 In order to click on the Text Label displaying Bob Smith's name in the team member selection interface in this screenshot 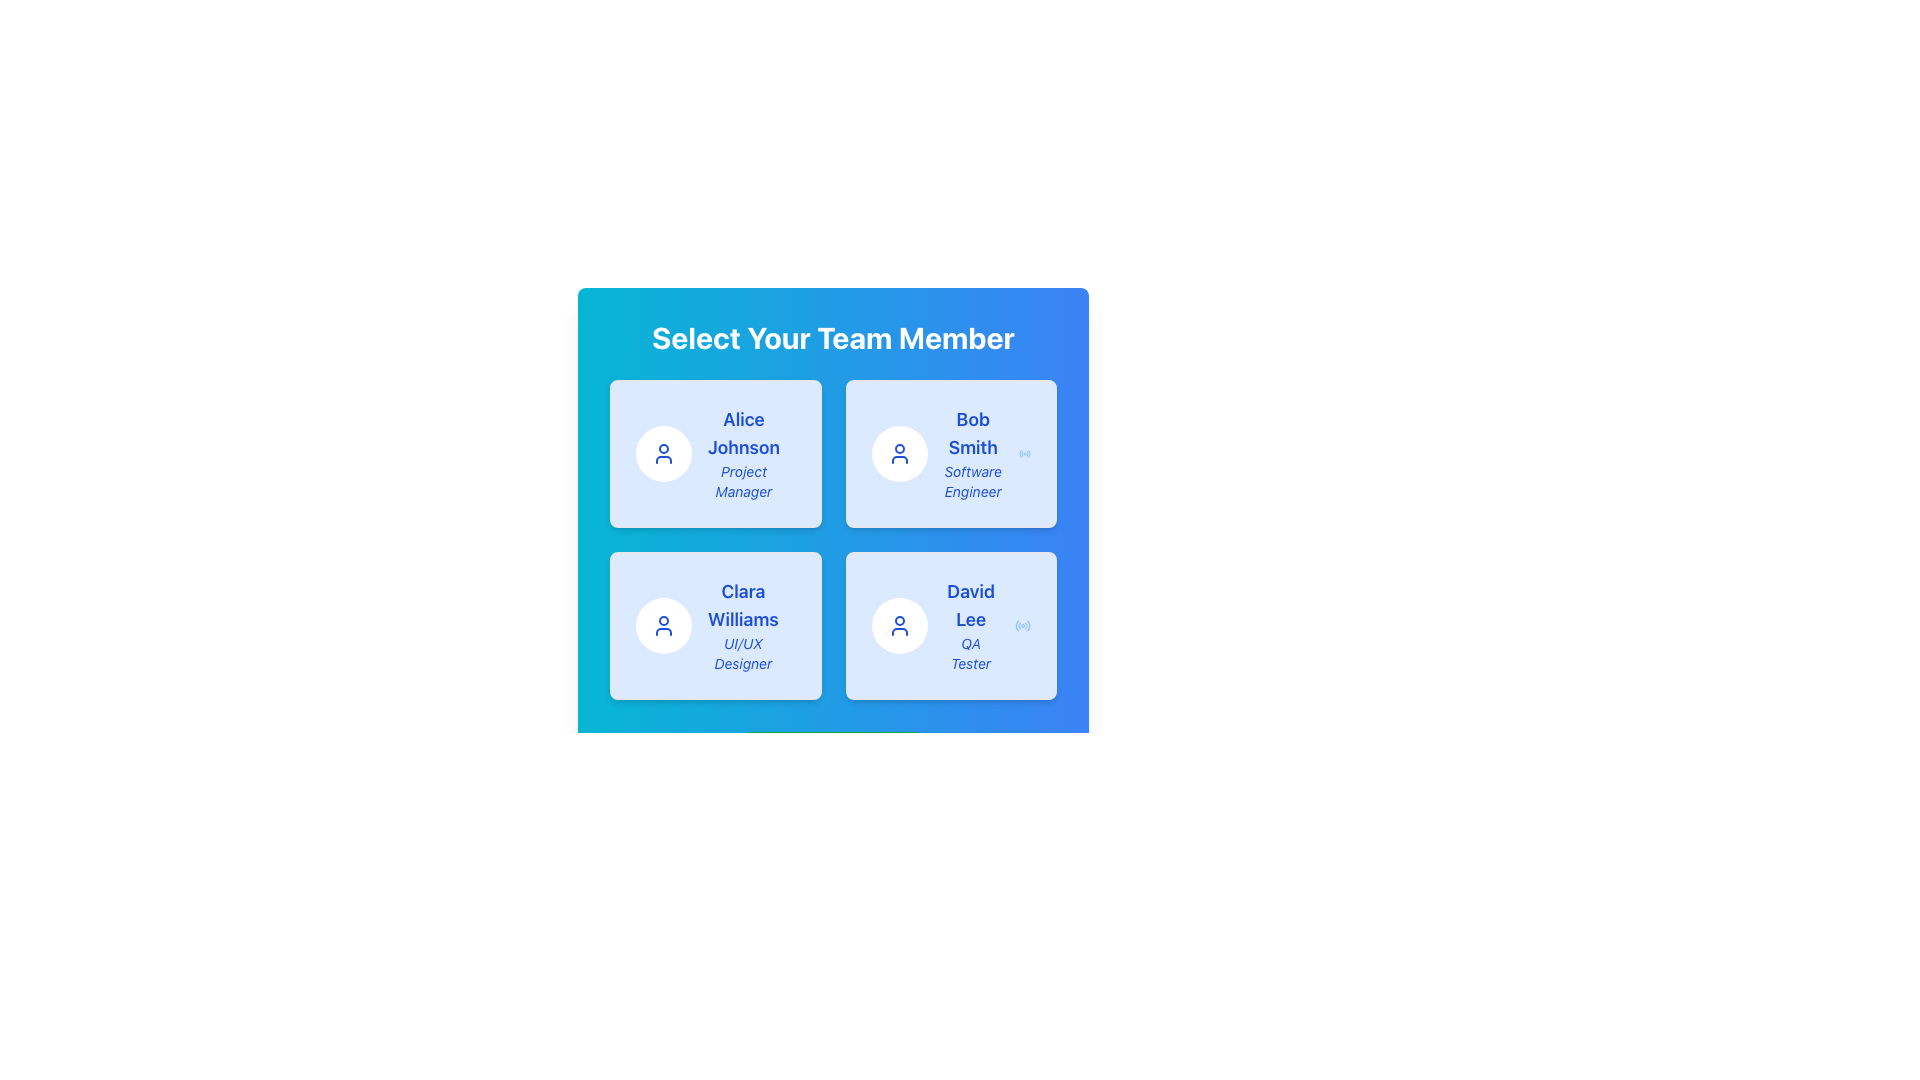, I will do `click(973, 433)`.